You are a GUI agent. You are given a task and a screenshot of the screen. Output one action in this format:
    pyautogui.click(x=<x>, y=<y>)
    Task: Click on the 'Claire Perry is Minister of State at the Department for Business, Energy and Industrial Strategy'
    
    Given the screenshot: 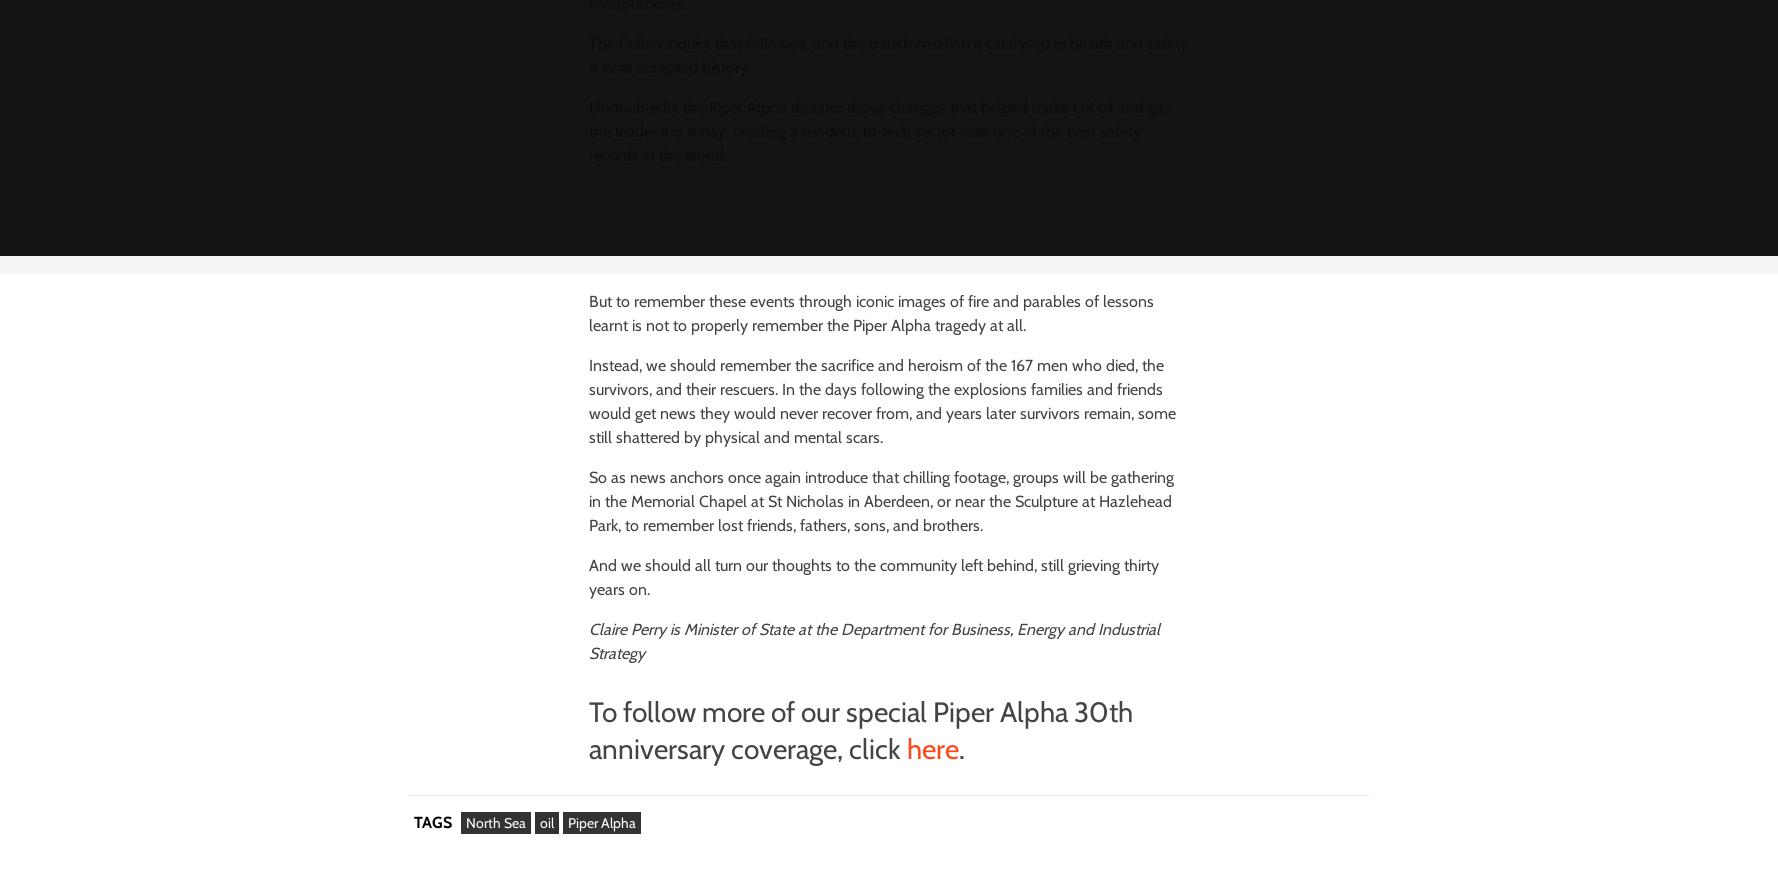 What is the action you would take?
    pyautogui.click(x=873, y=641)
    